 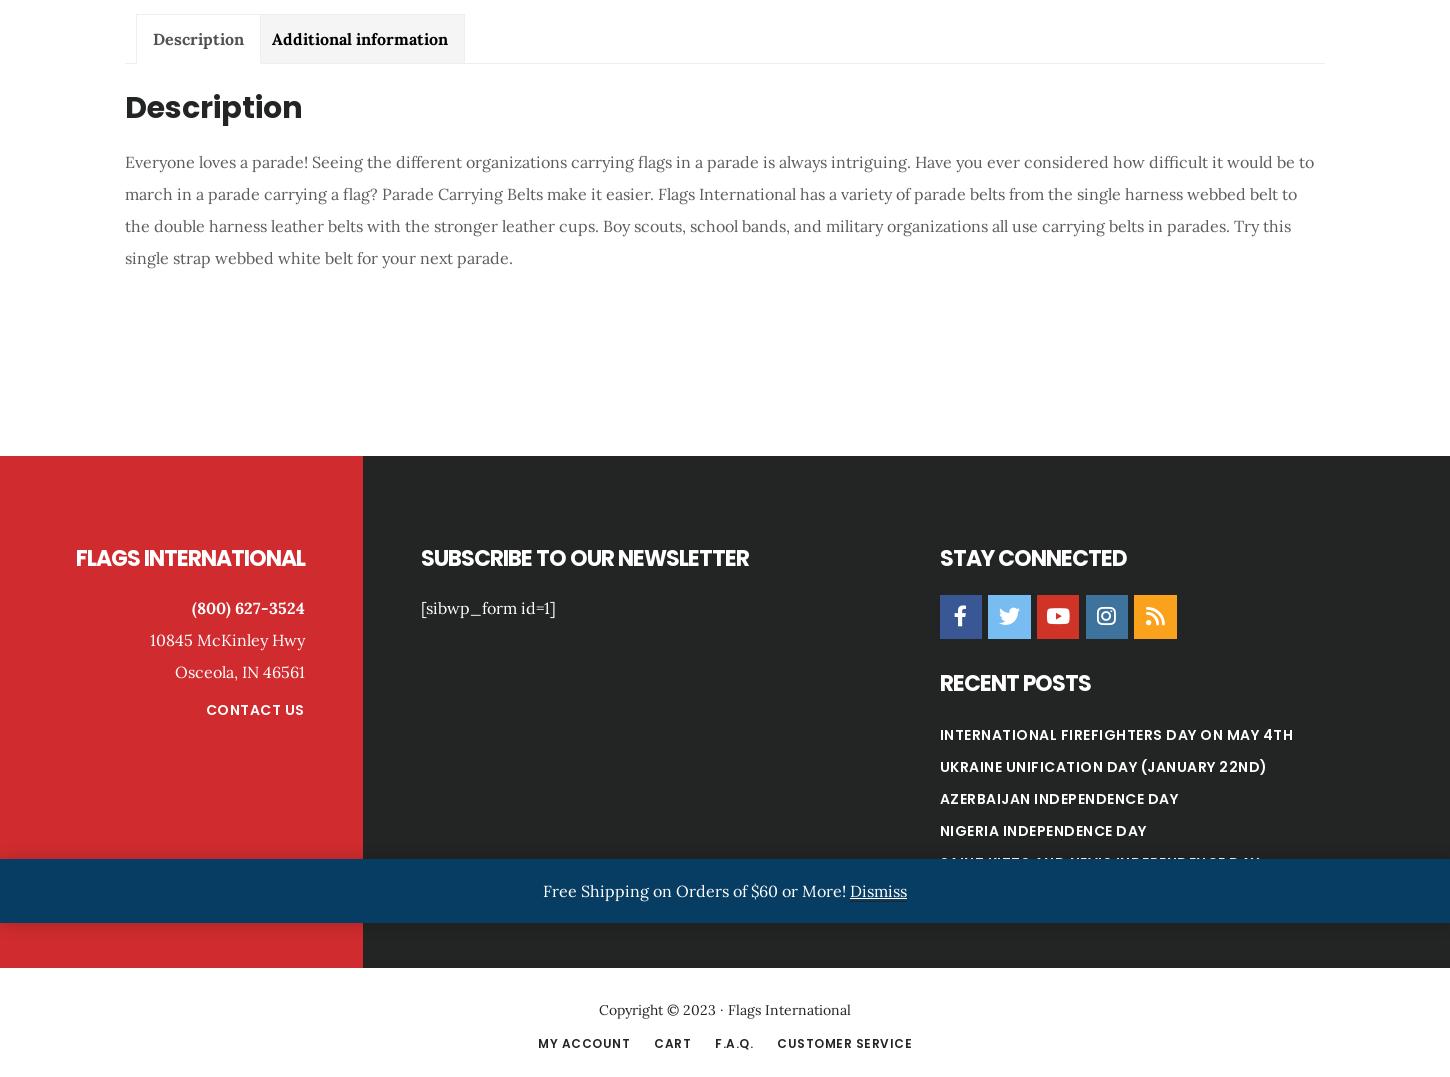 What do you see at coordinates (844, 1042) in the screenshot?
I see `'Customer Service'` at bounding box center [844, 1042].